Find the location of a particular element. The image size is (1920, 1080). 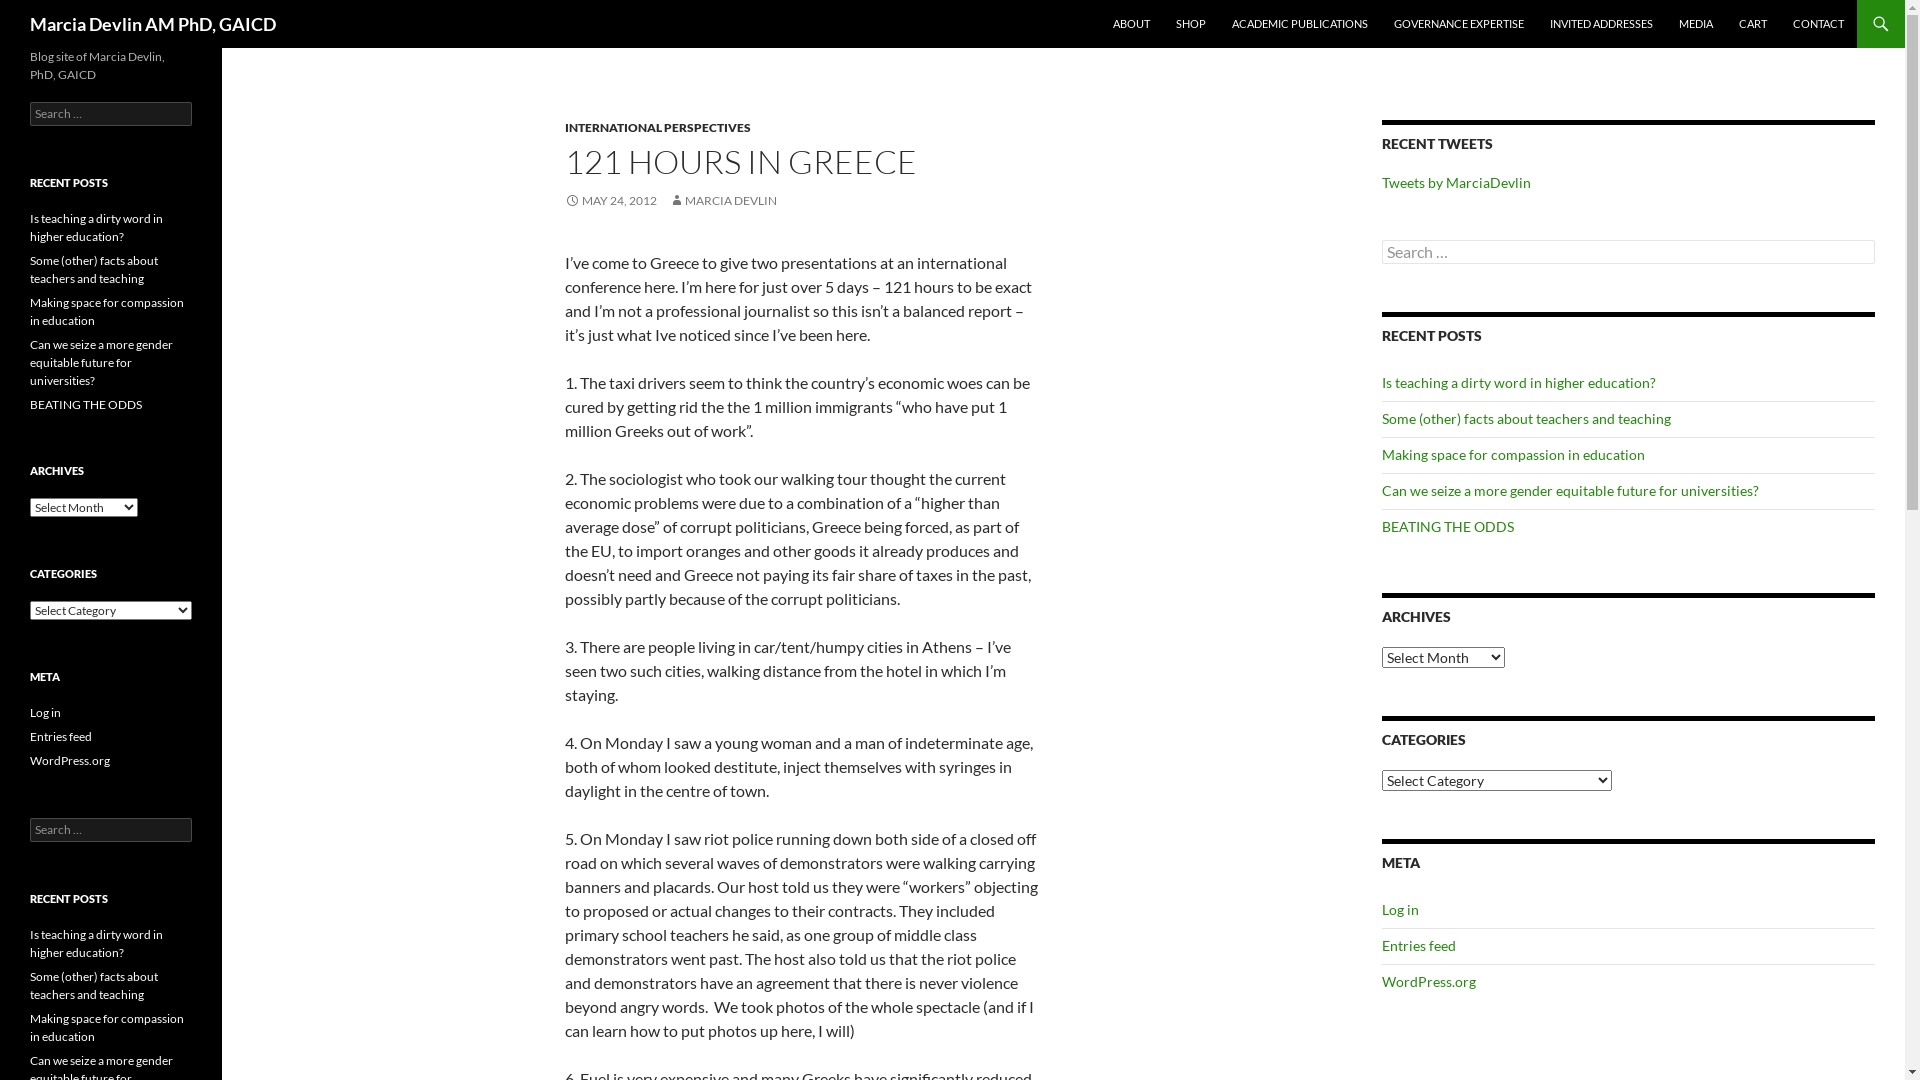

'CART' is located at coordinates (1751, 23).